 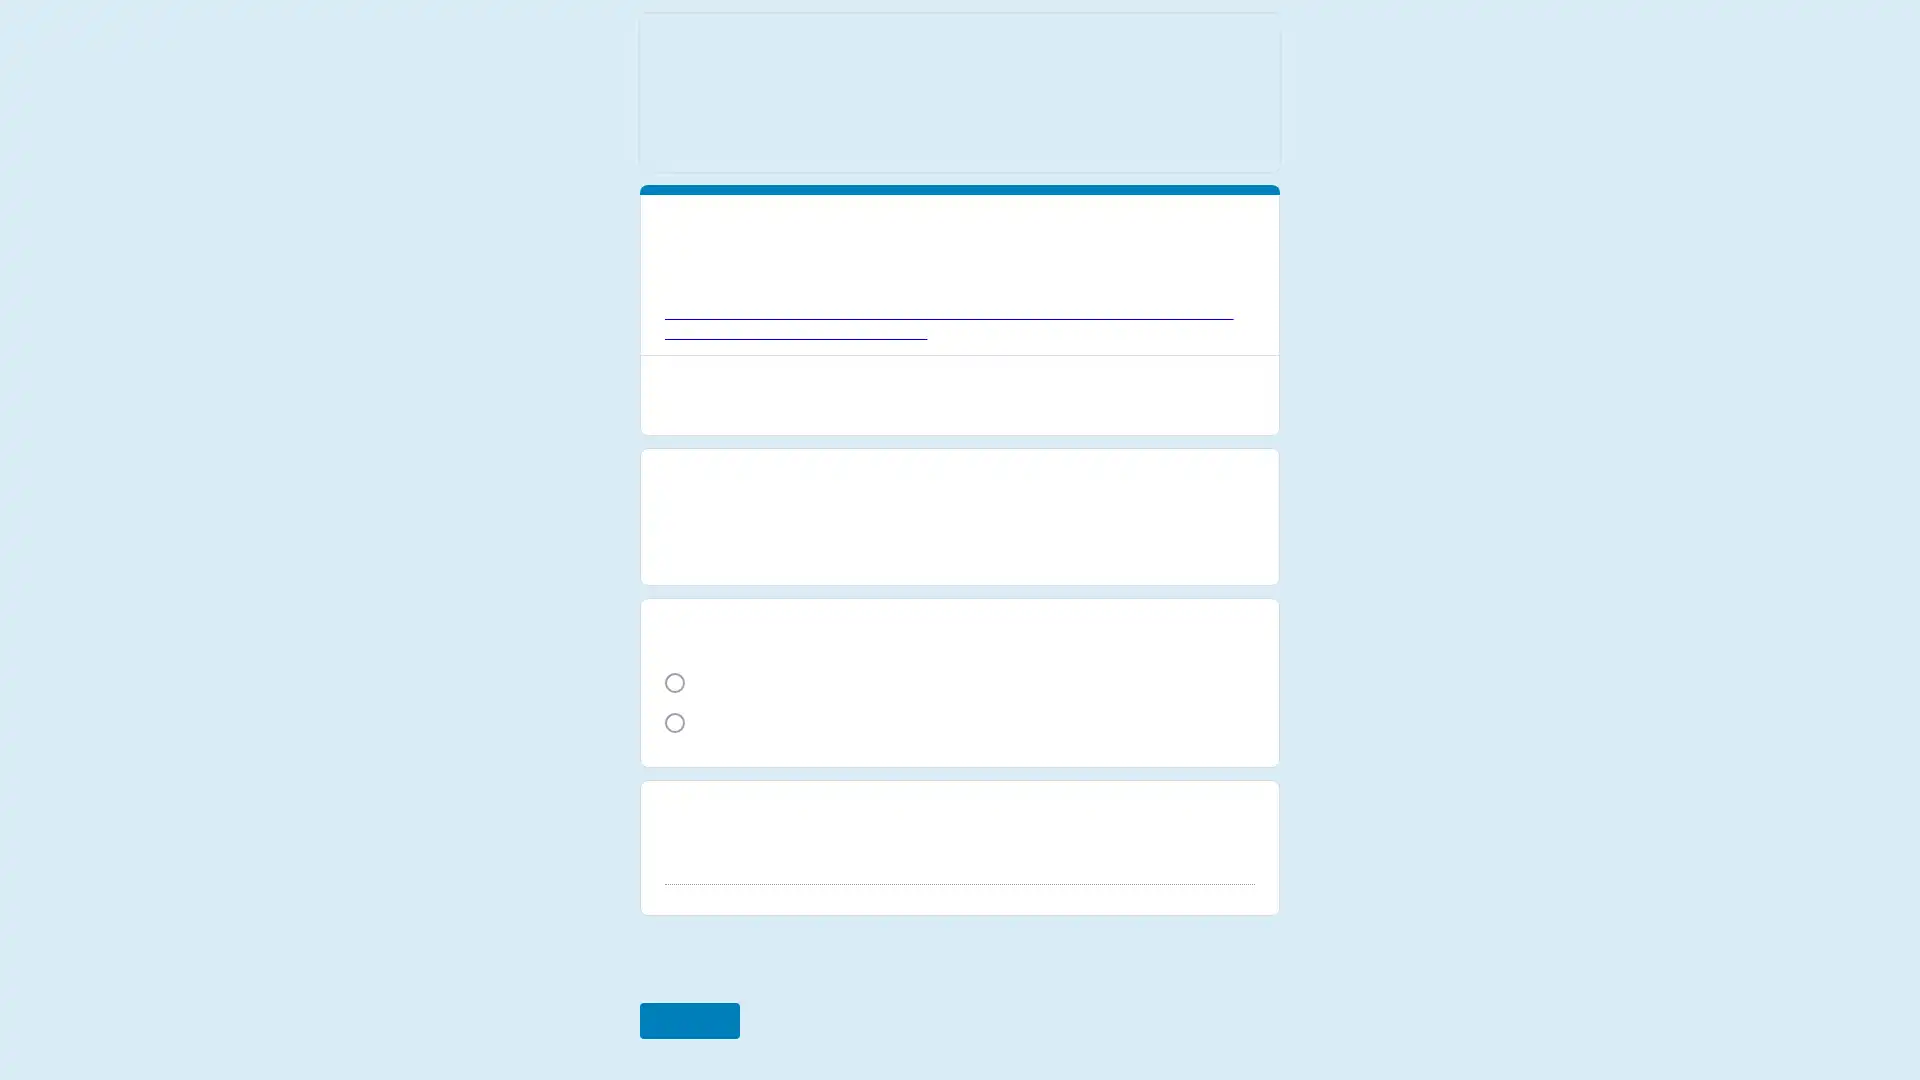 What do you see at coordinates (956, 356) in the screenshot?
I see `Learn more` at bounding box center [956, 356].